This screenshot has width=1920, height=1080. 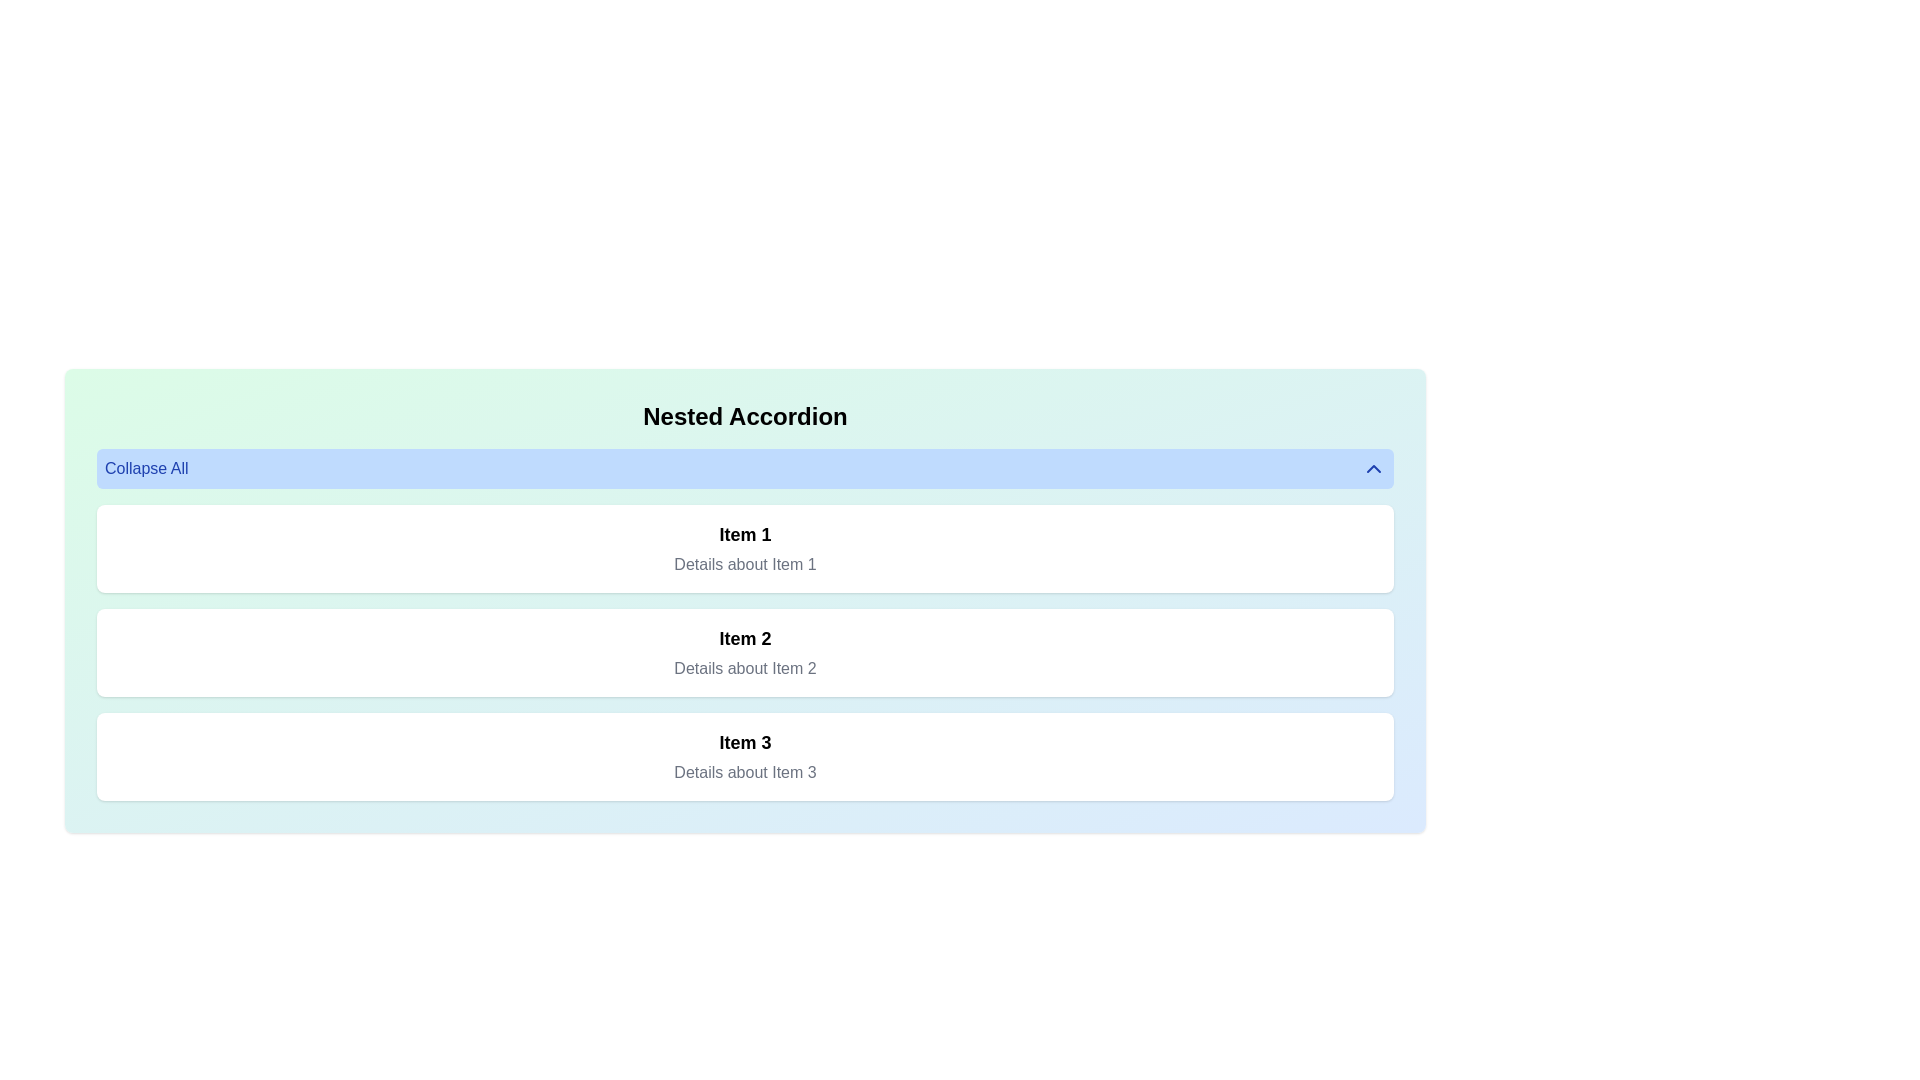 What do you see at coordinates (744, 652) in the screenshot?
I see `the list item 2` at bounding box center [744, 652].